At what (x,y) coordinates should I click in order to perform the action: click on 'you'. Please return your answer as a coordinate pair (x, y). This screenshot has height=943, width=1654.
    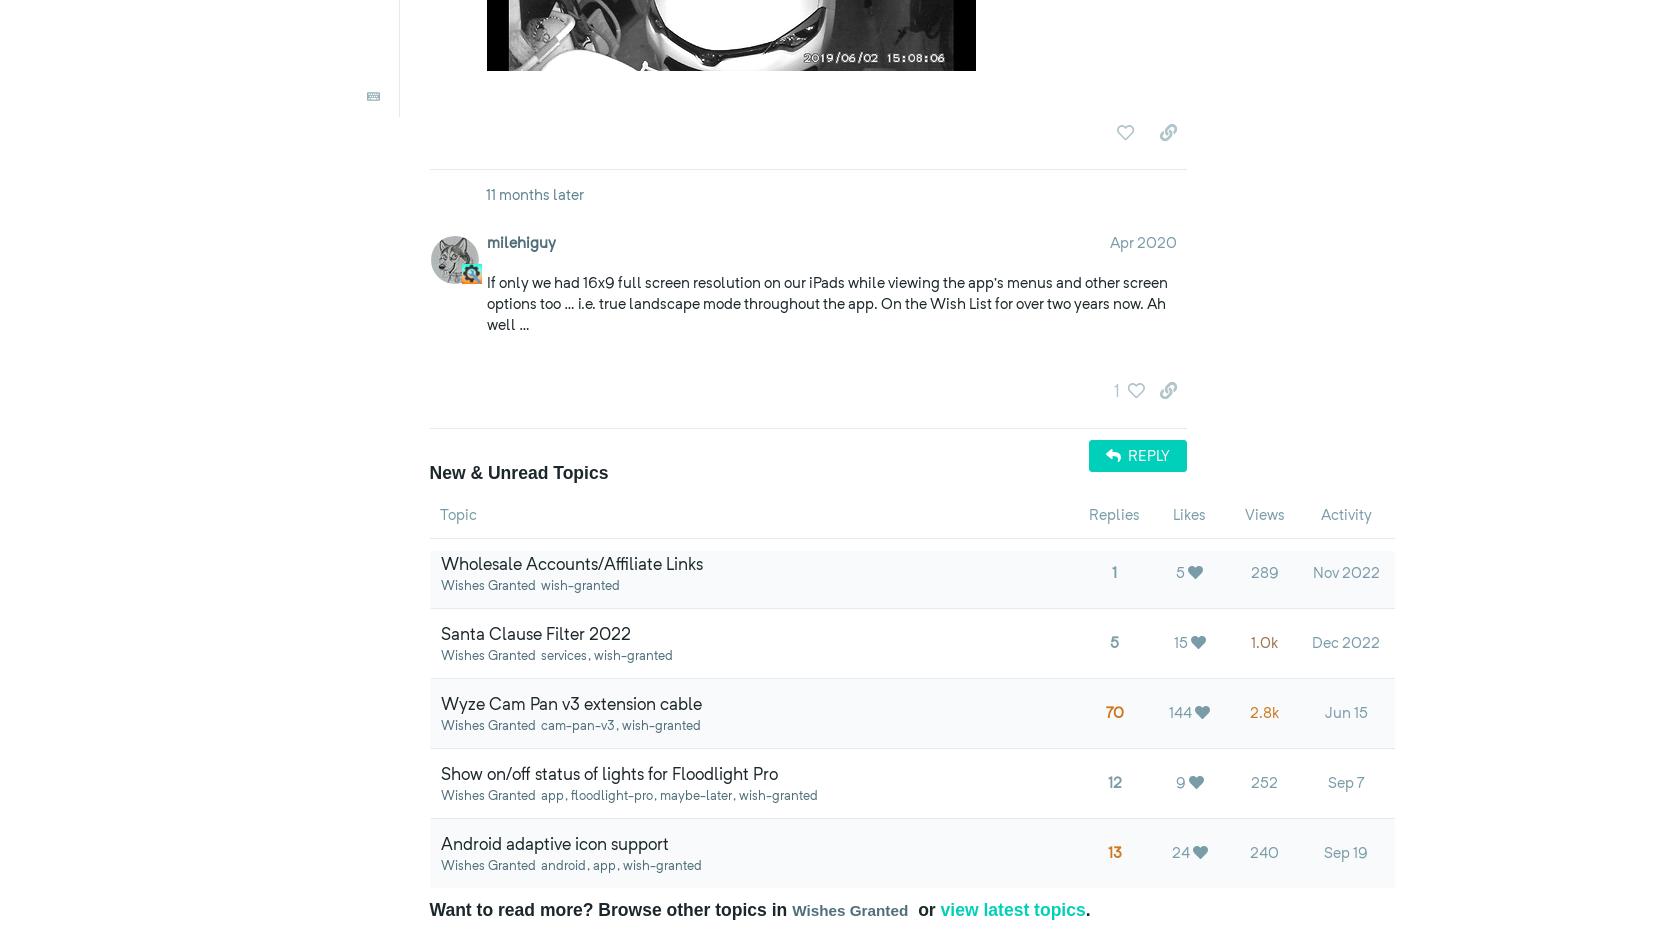
    Looking at the image, I should click on (1073, 73).